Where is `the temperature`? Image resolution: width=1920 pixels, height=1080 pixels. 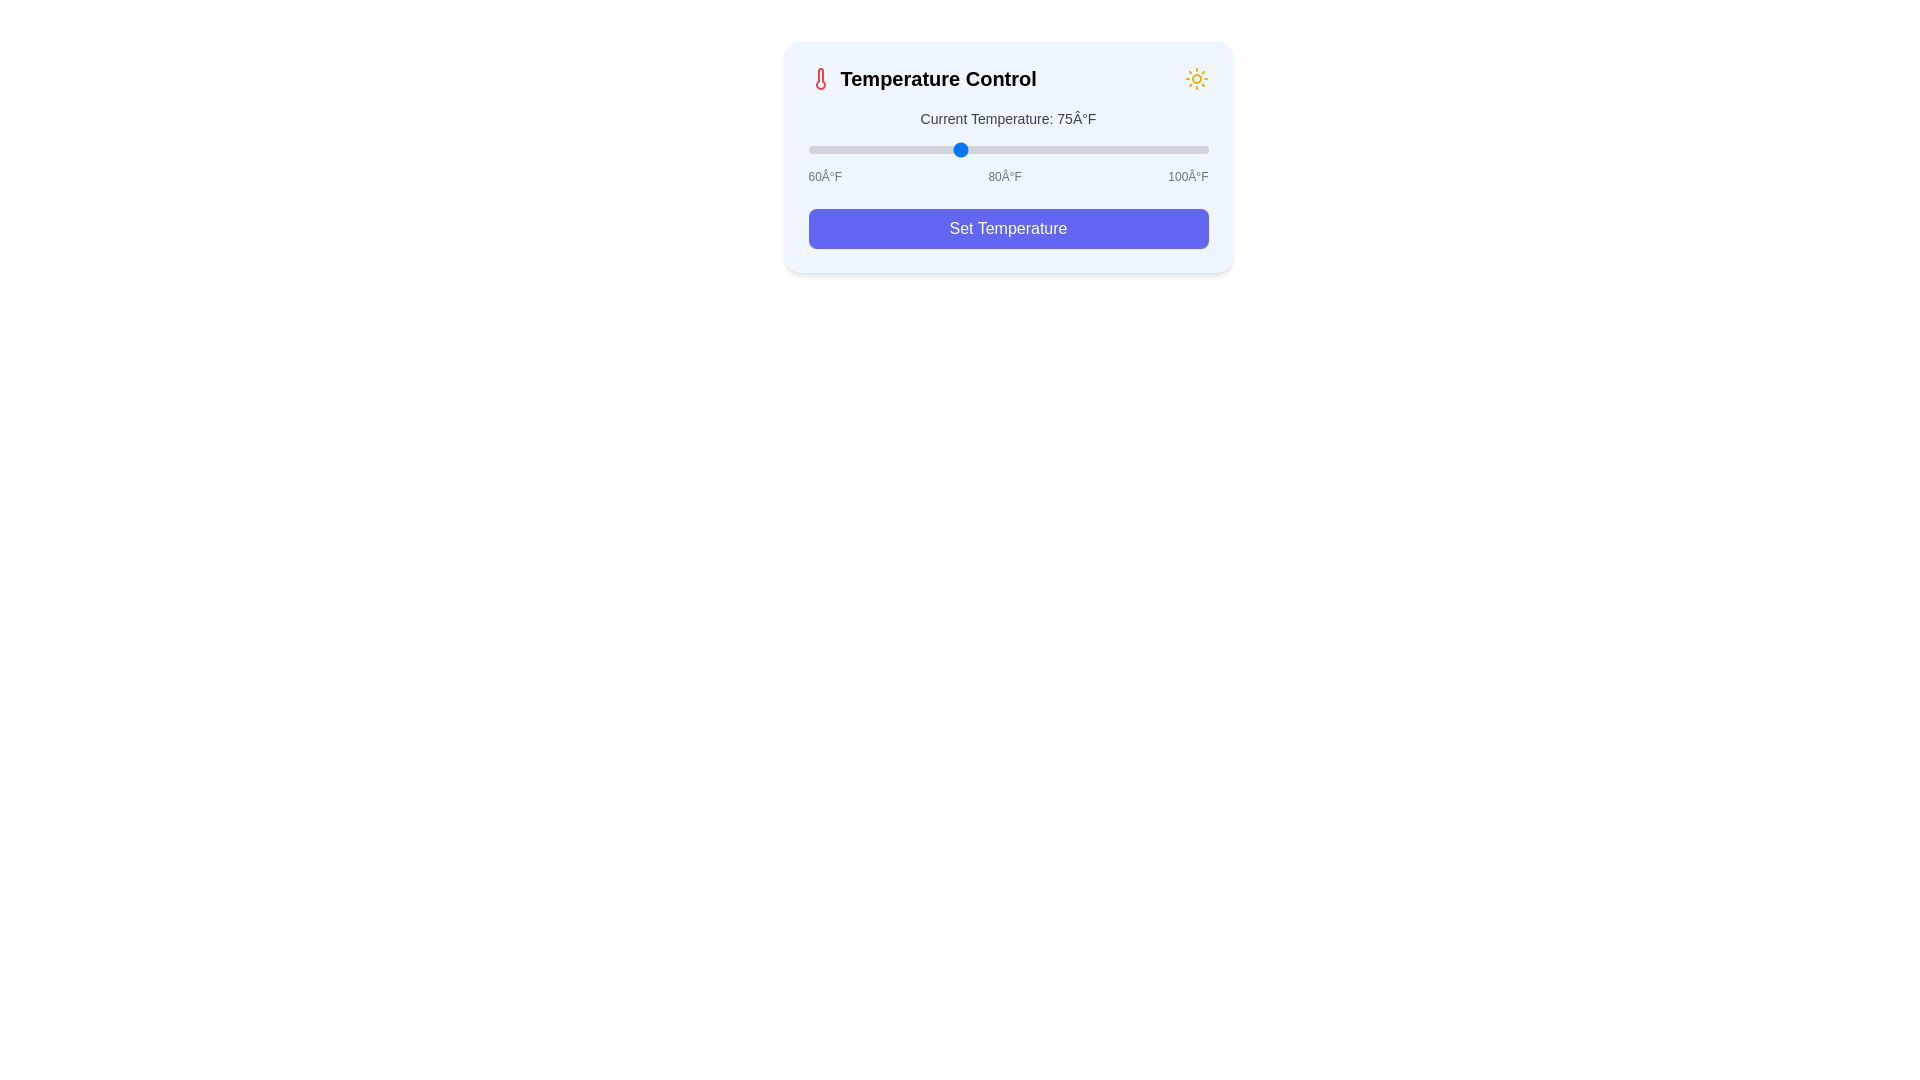
the temperature is located at coordinates (1178, 149).